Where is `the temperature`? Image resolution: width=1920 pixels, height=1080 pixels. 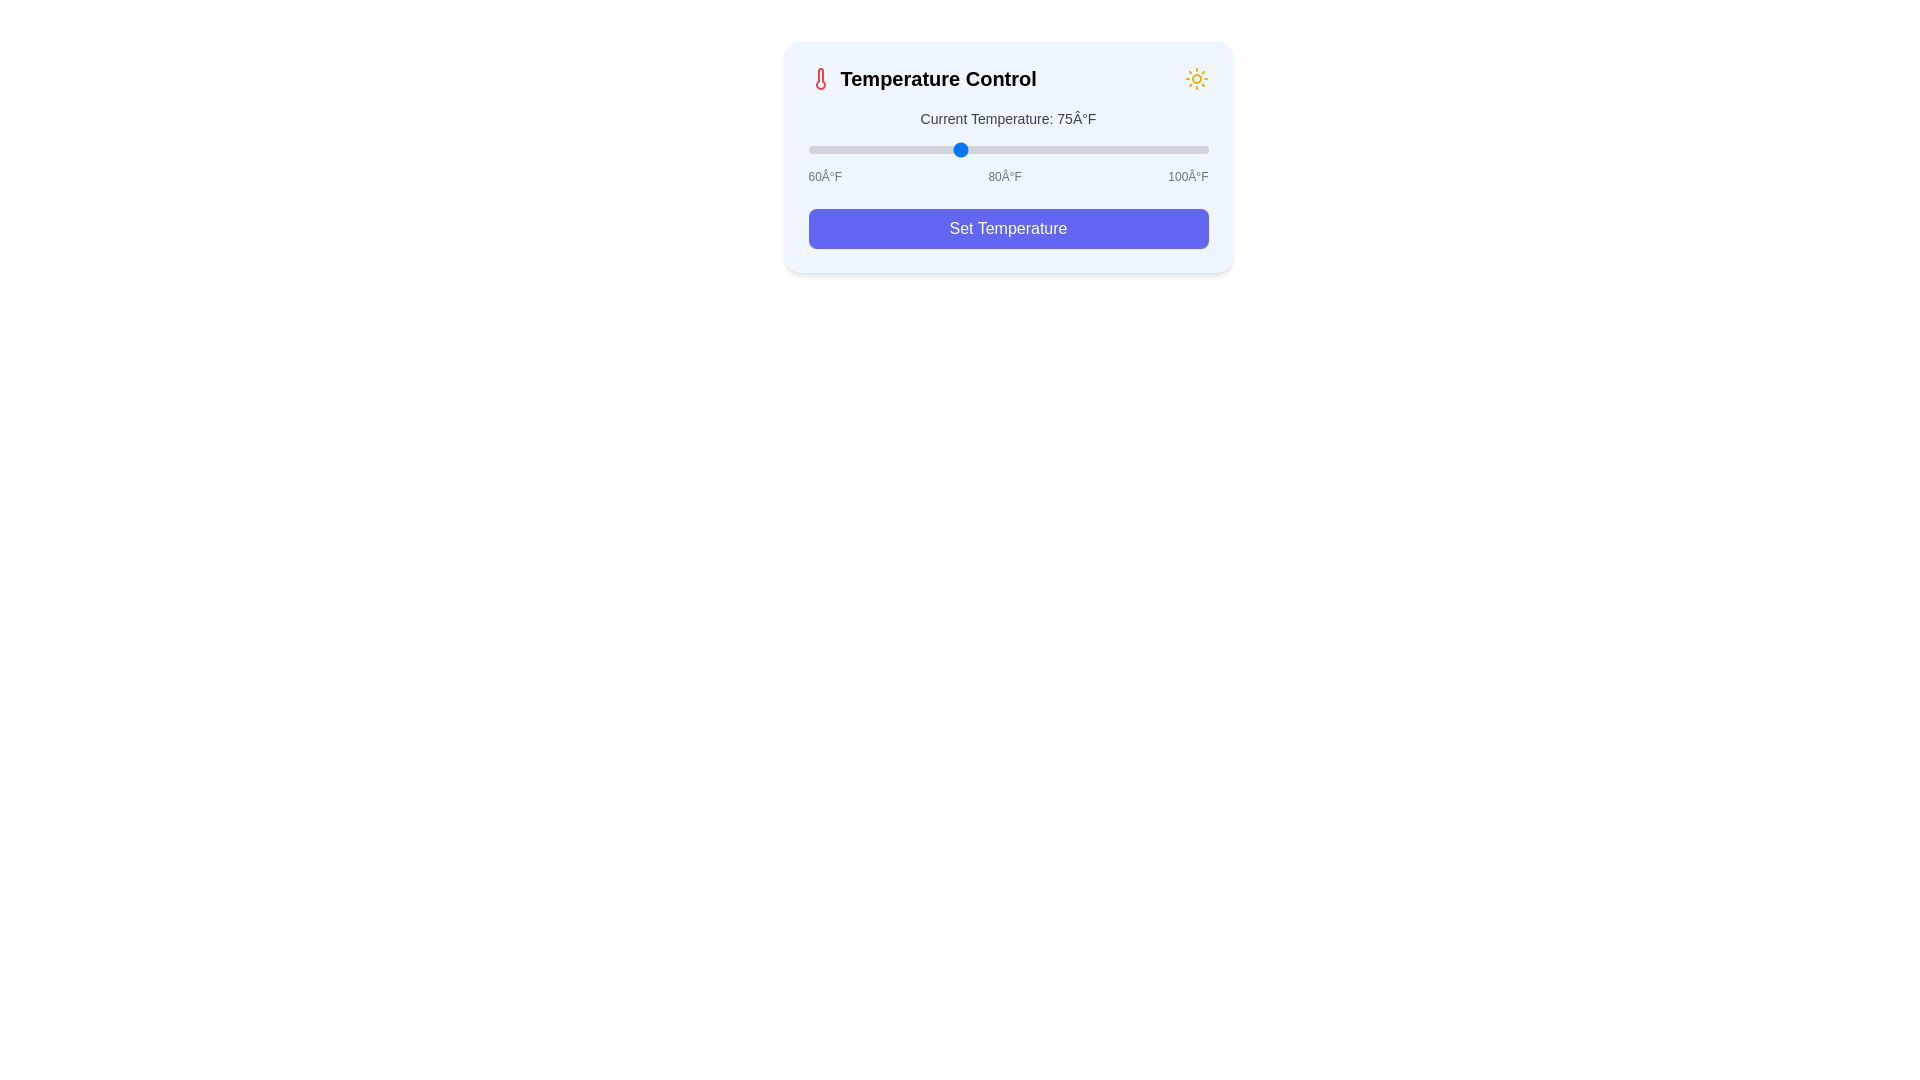
the temperature is located at coordinates (1178, 149).